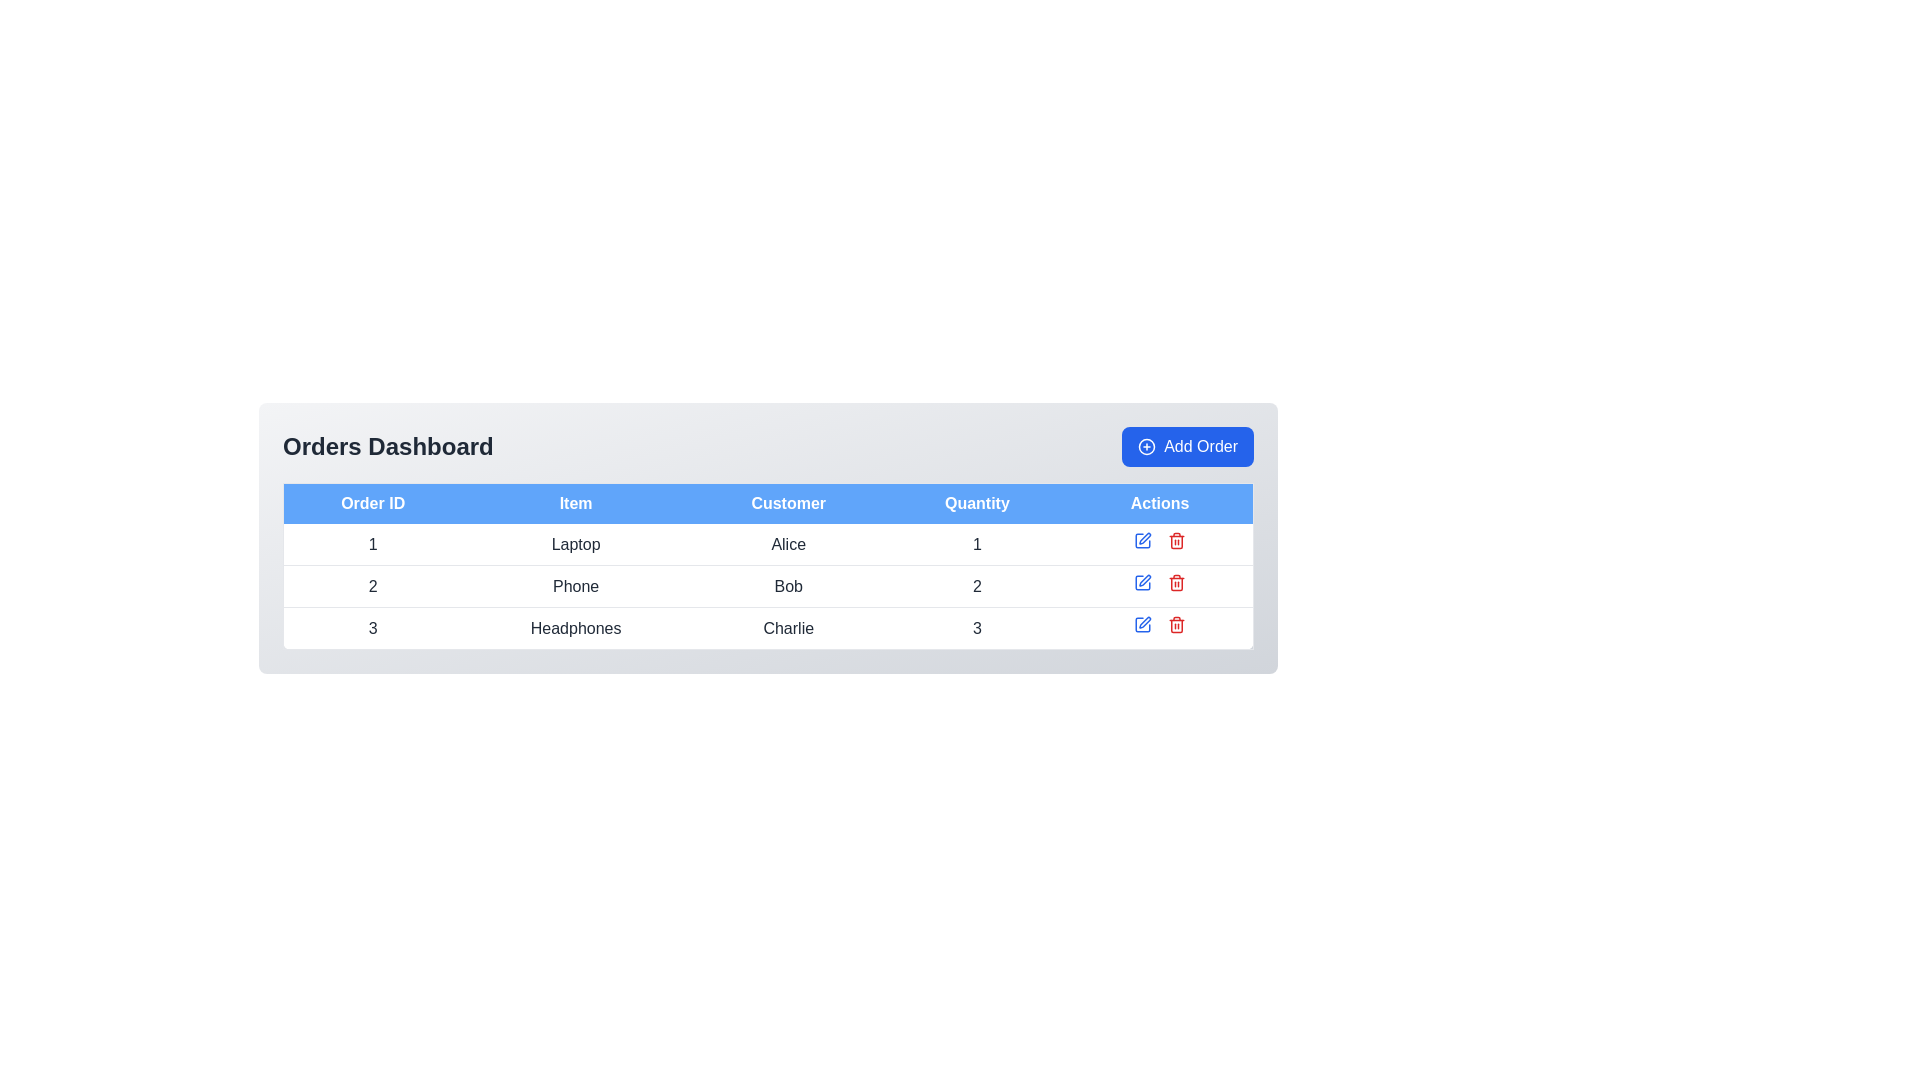  Describe the element at coordinates (1177, 540) in the screenshot. I see `the red trash can icon button located in the third row of the 'Actions' column` at that location.